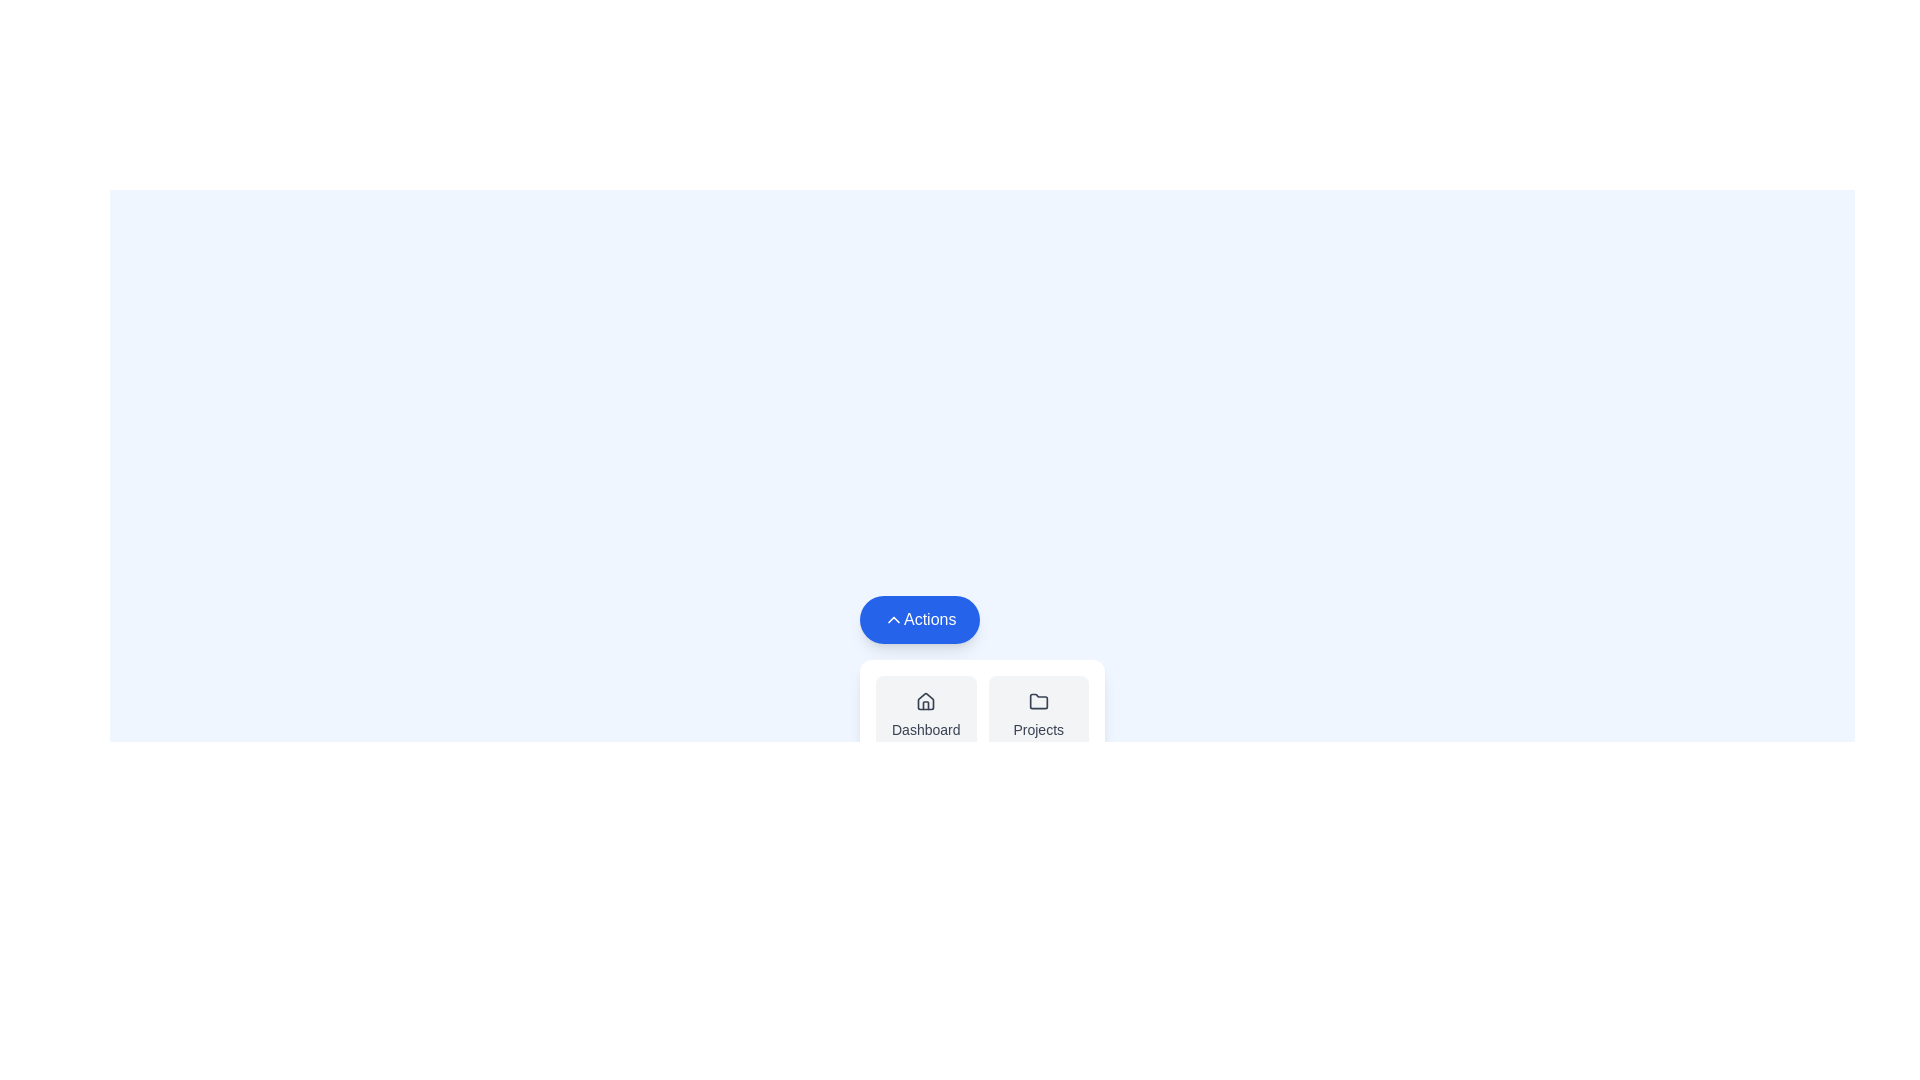 This screenshot has width=1920, height=1080. What do you see at coordinates (1038, 715) in the screenshot?
I see `the Projects option to observe its hover effect` at bounding box center [1038, 715].